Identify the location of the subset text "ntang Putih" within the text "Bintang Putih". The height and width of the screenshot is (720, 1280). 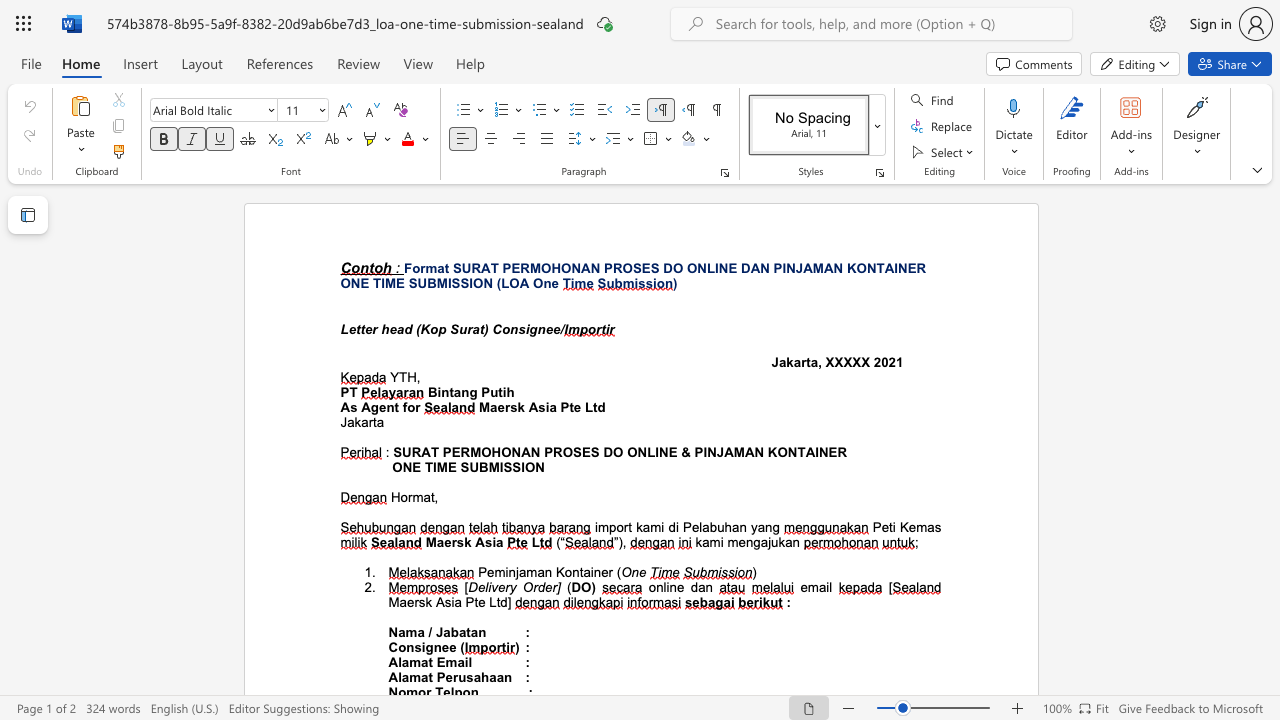
(440, 392).